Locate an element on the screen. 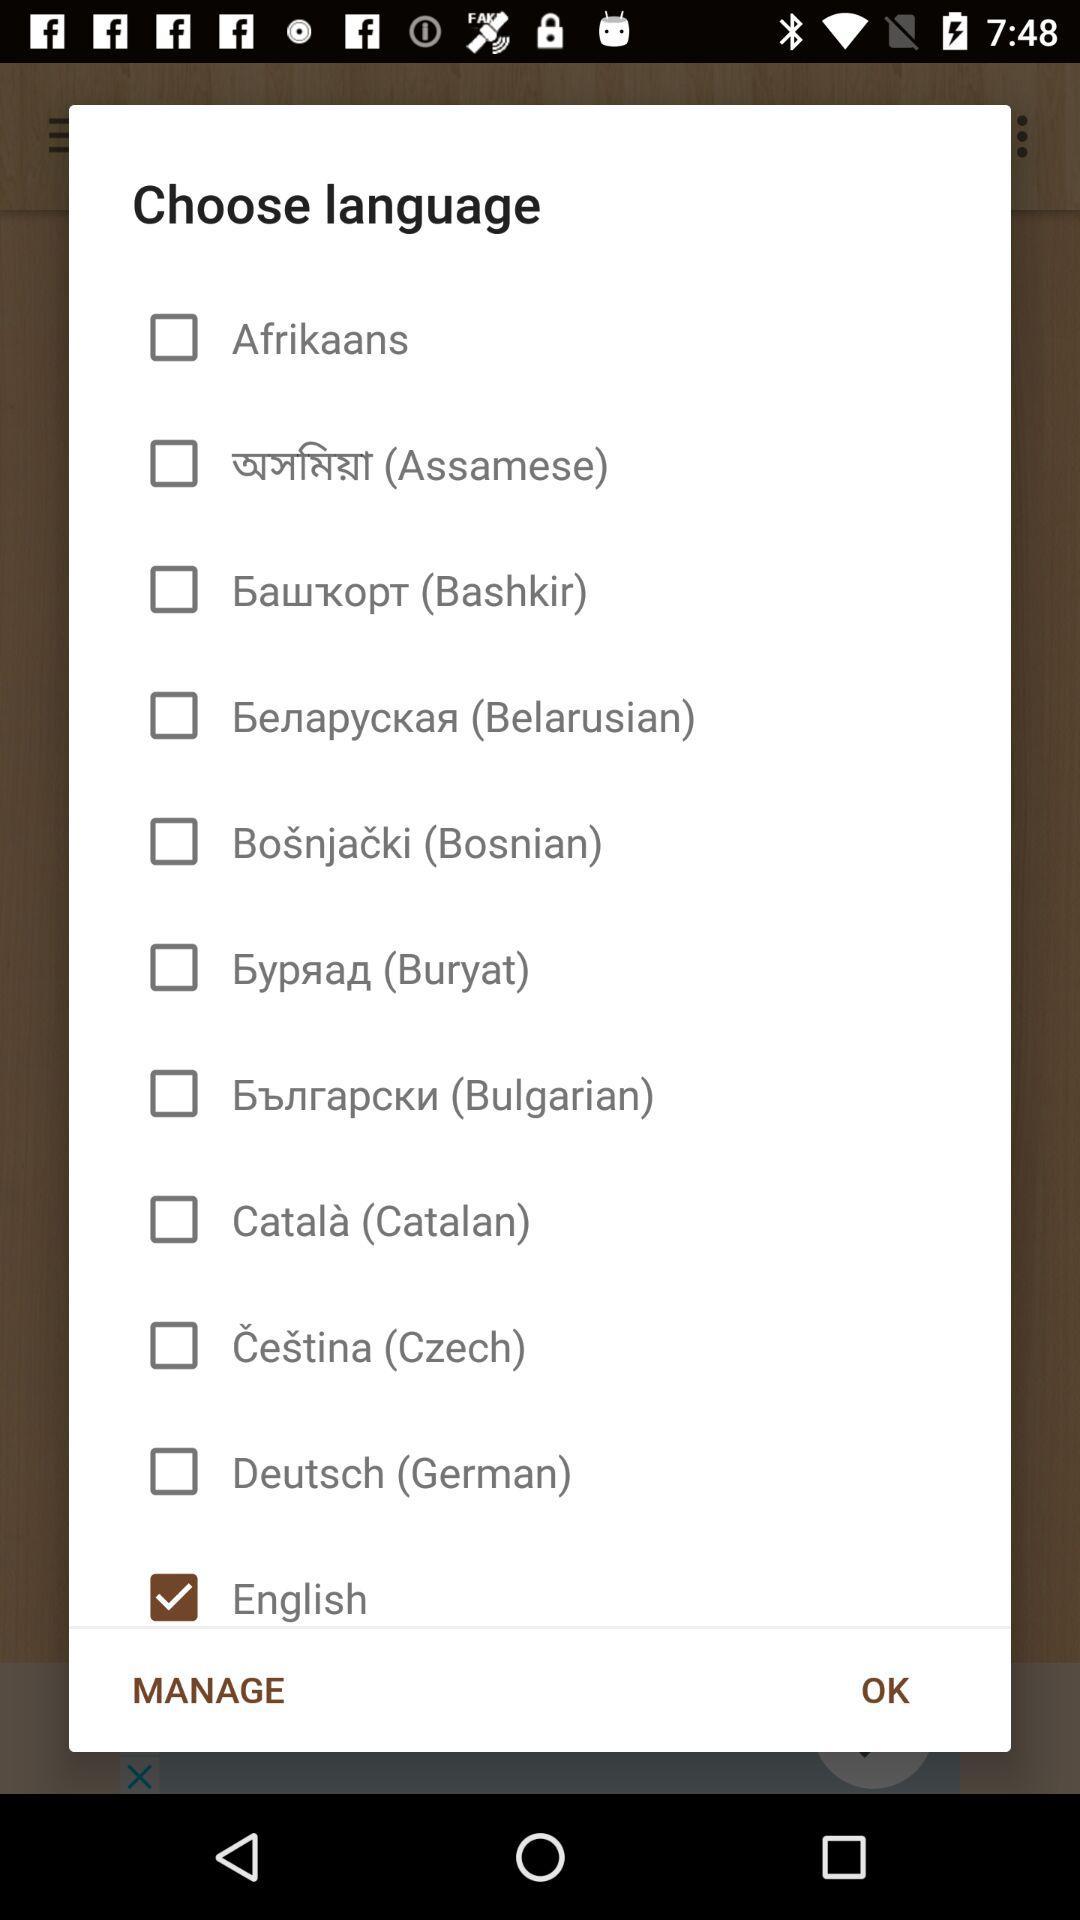  the icon above manage icon is located at coordinates (292, 1579).